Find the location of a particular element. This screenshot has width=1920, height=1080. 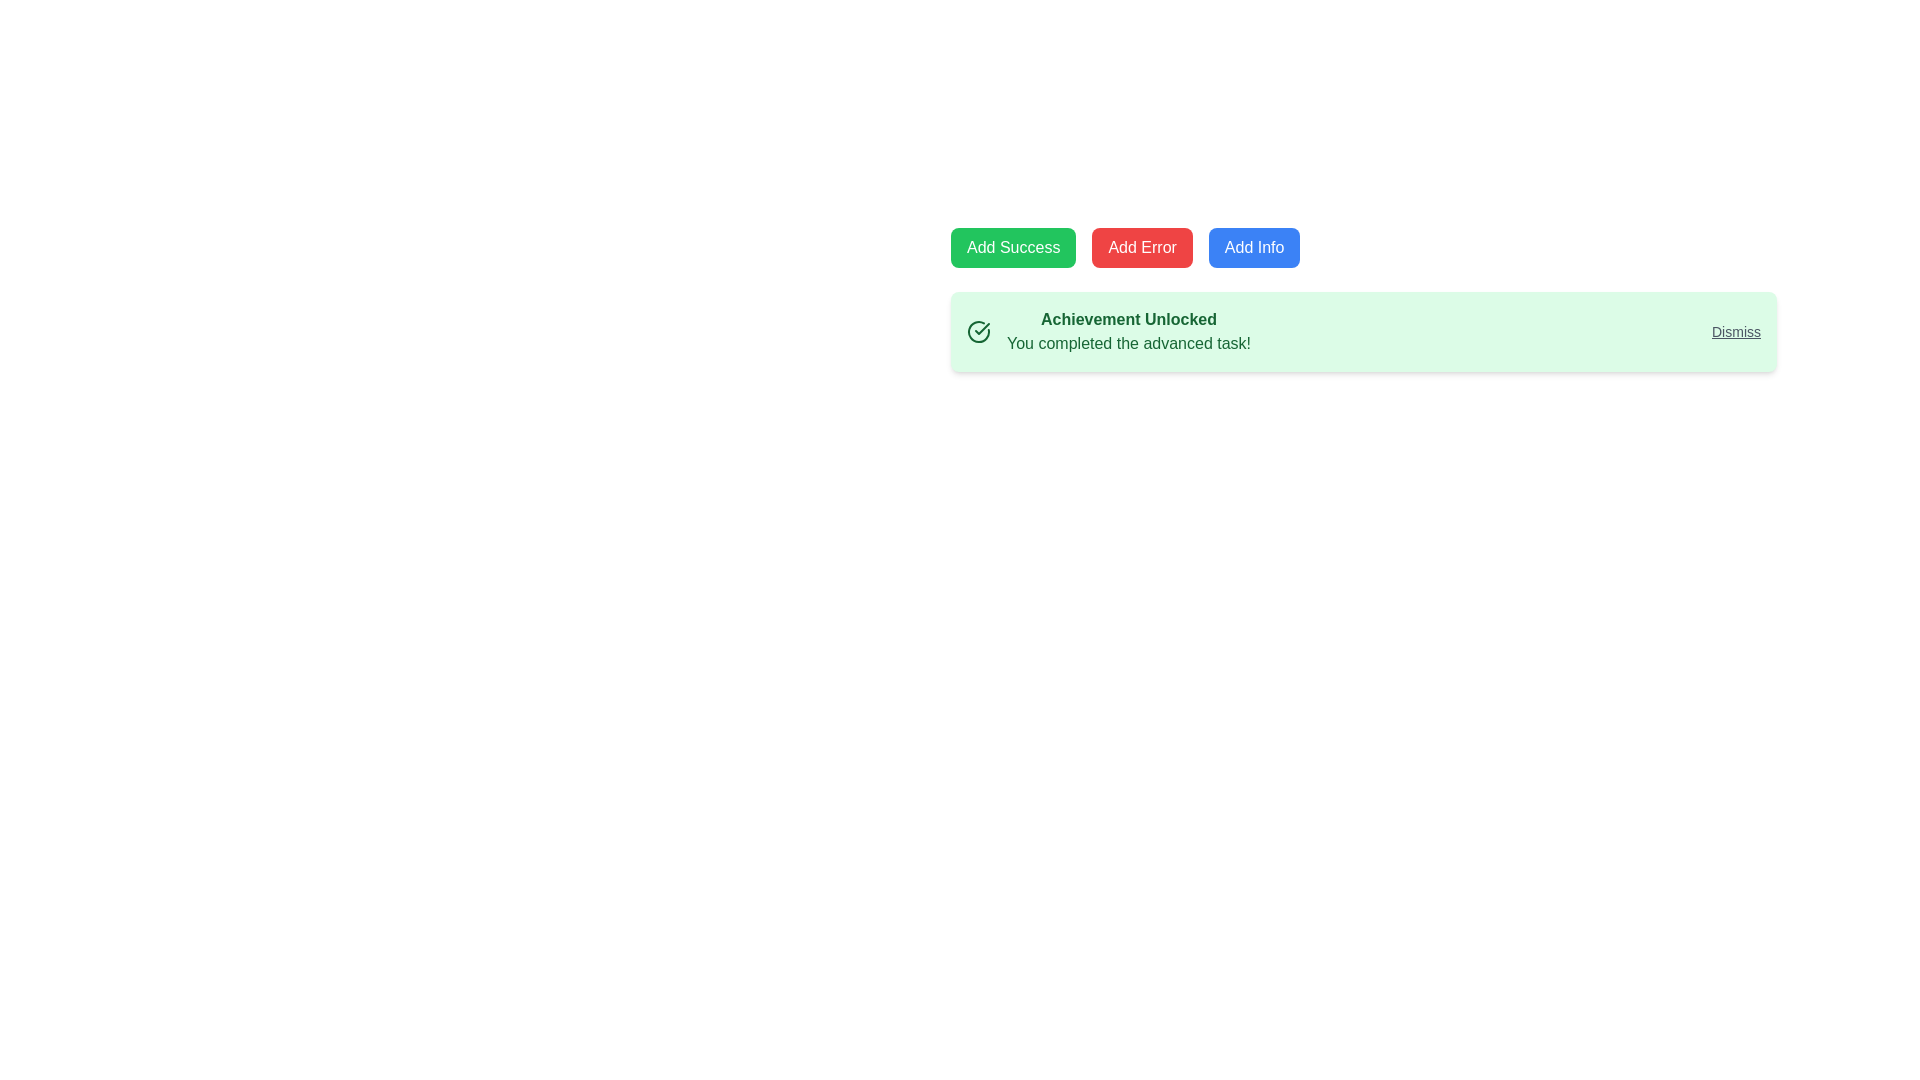

the 'Add Info' button, which is a rectangular button with rounded edges, blue background, and white text is located at coordinates (1253, 246).